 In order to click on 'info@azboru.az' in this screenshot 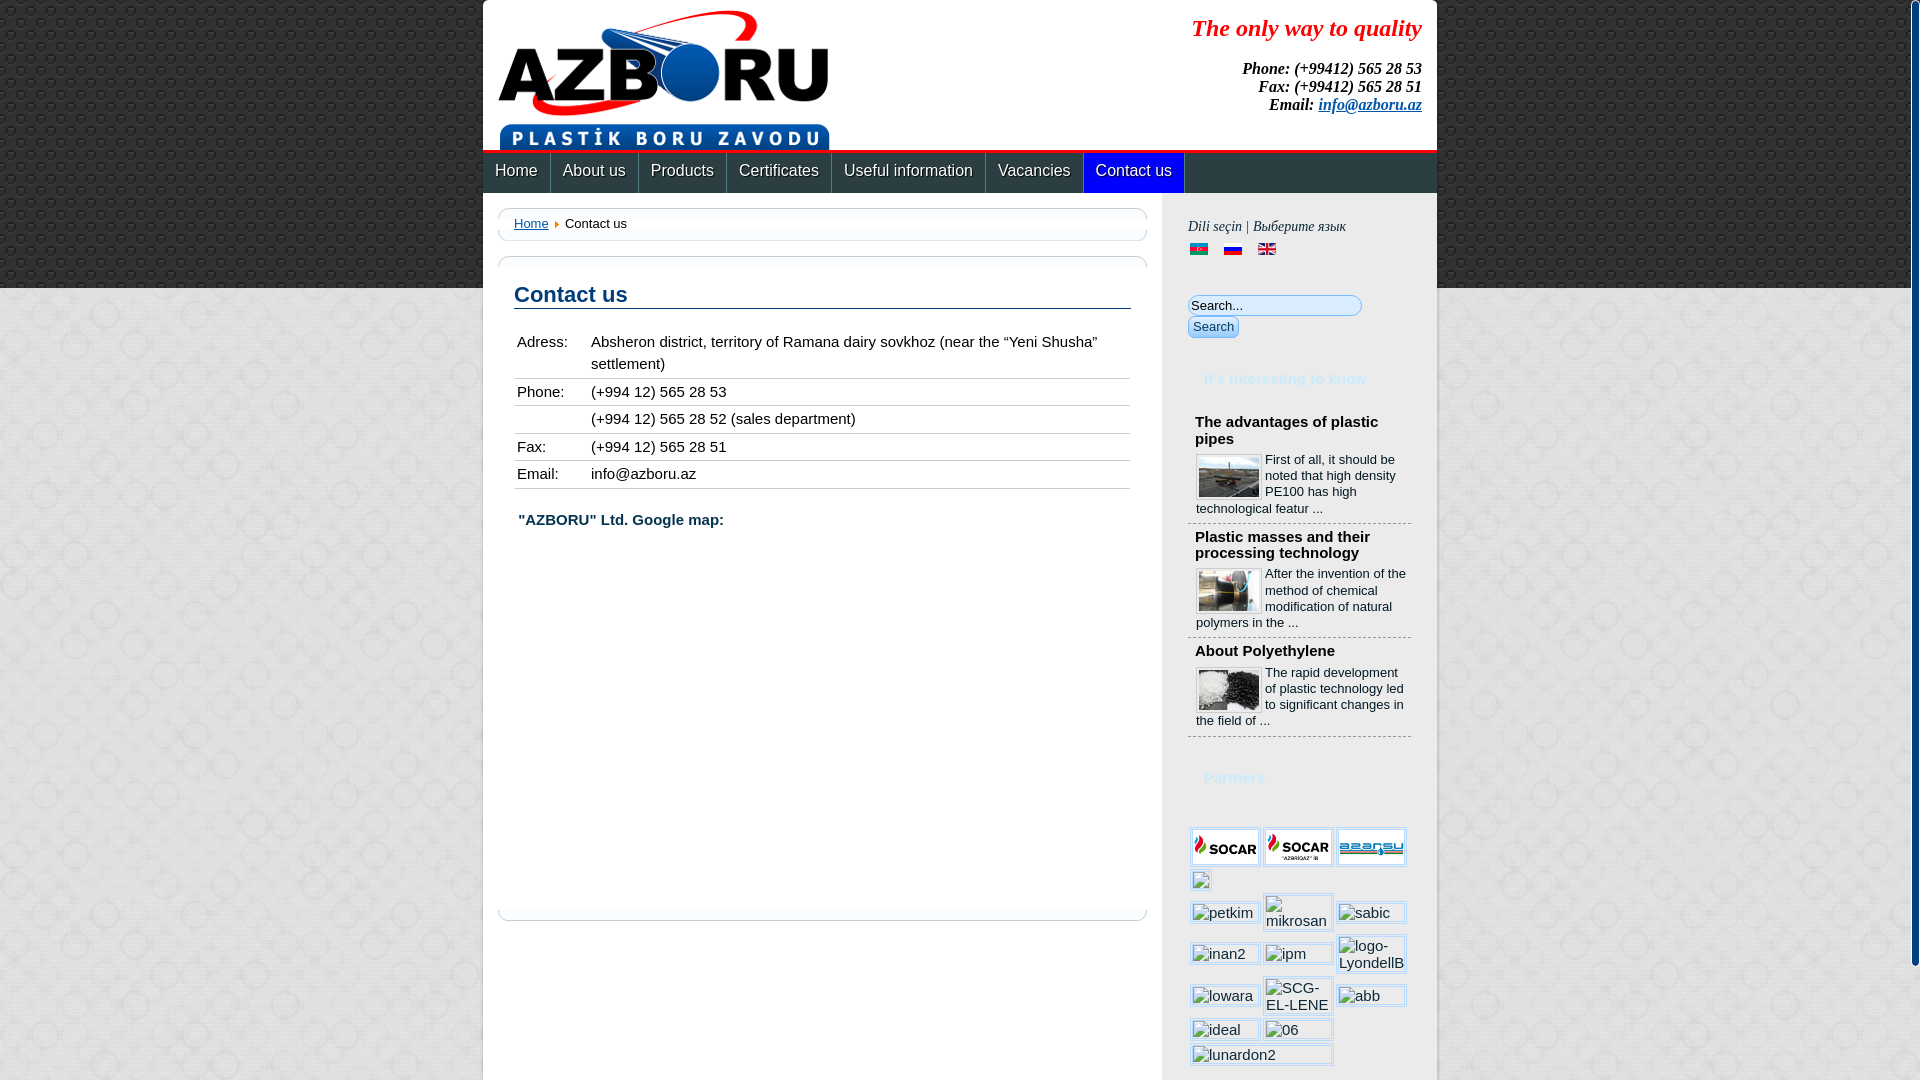, I will do `click(1368, 104)`.